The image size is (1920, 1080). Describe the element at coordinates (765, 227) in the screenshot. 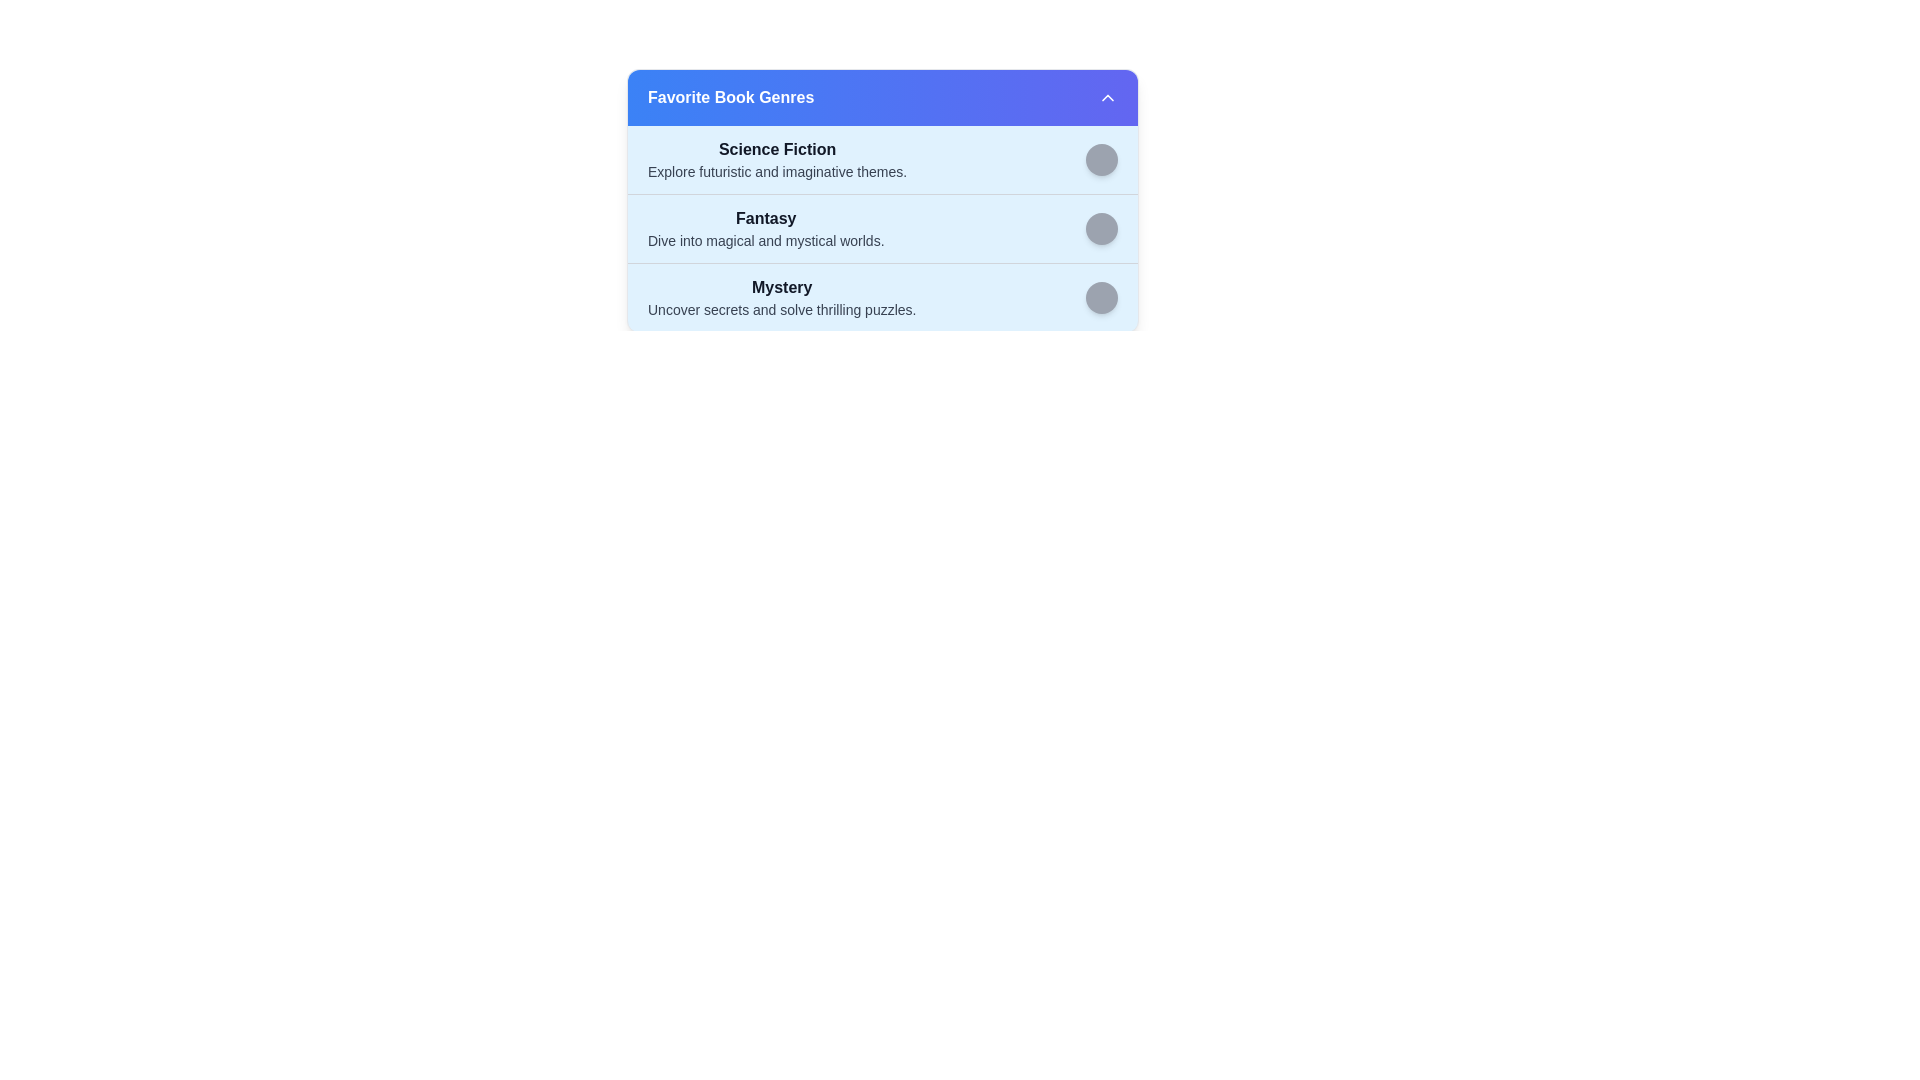

I see `description of the 'Fantasy' genre text block, which is the second entry in a vertically stacked list, positioned below 'Science Fiction' and above 'Mystery'` at that location.